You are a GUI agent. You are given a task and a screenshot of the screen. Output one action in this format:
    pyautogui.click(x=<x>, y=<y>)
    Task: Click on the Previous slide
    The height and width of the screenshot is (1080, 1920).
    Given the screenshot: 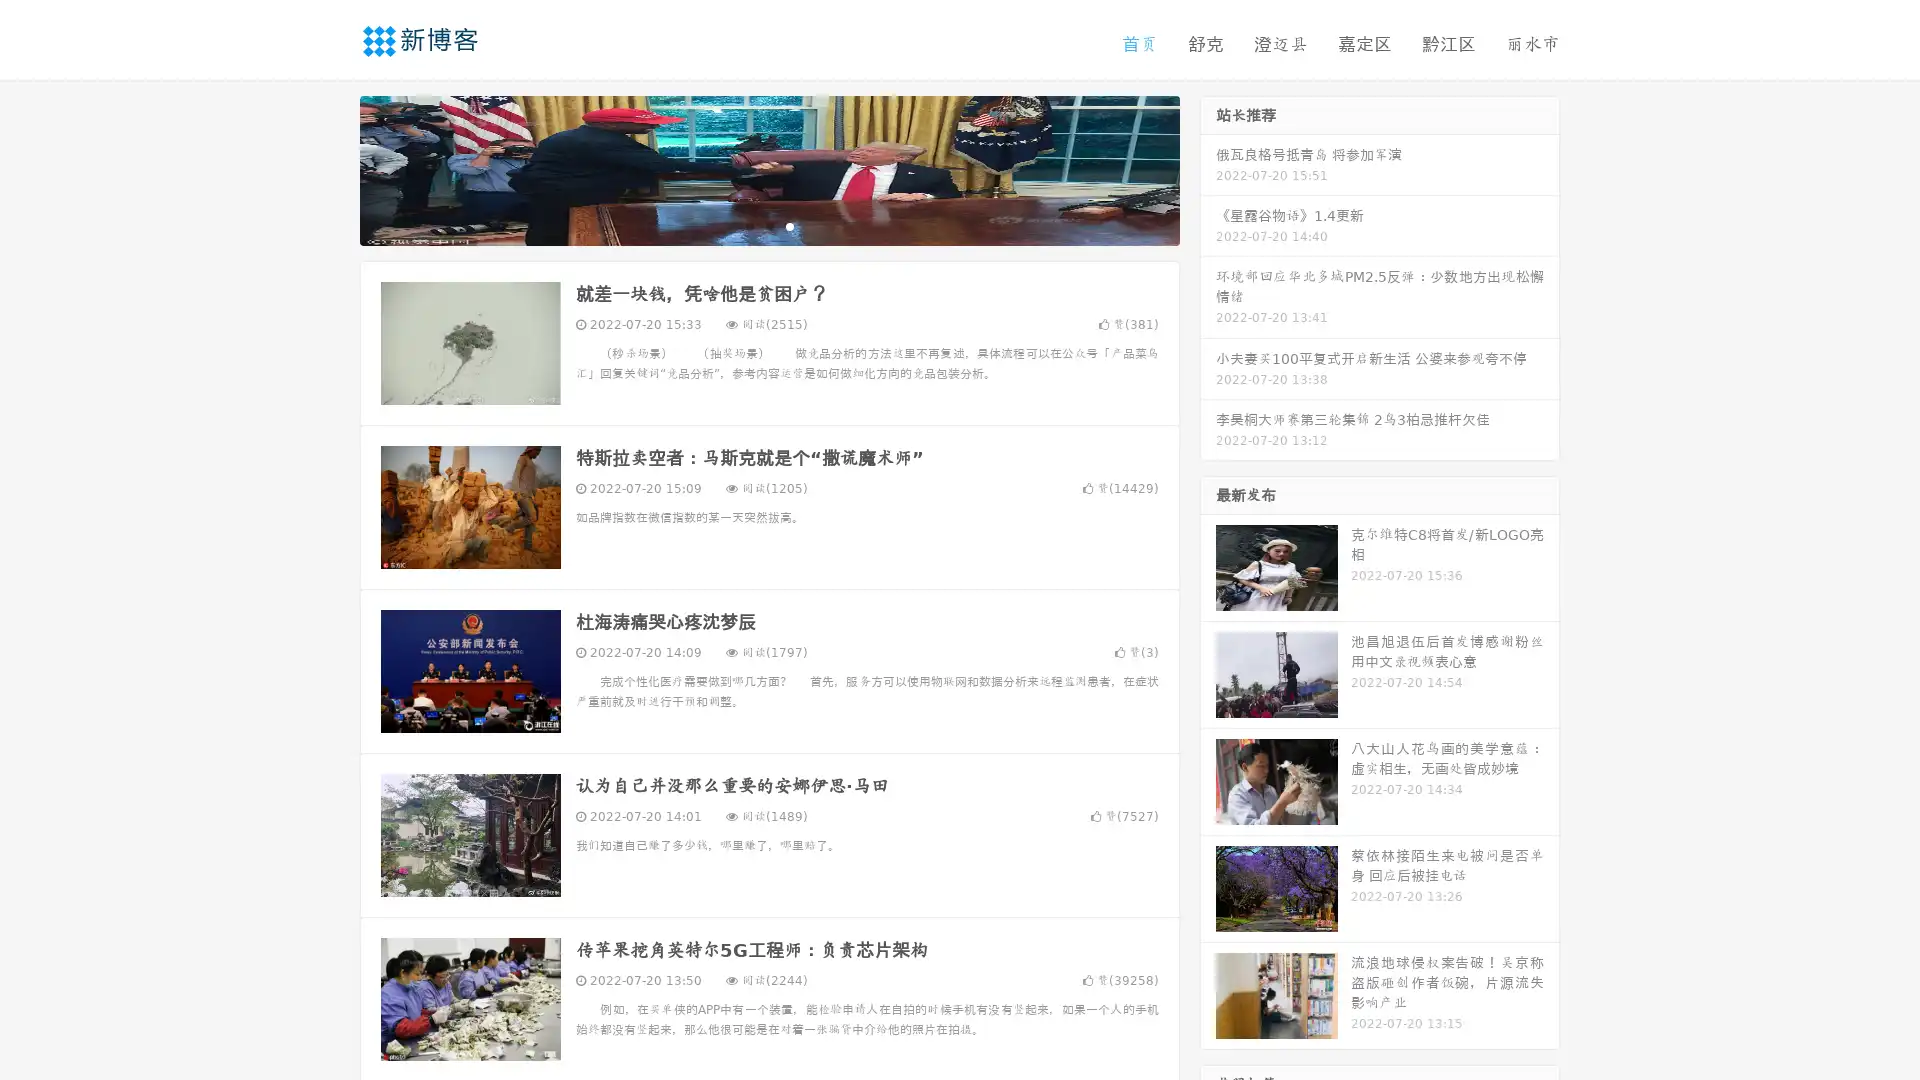 What is the action you would take?
    pyautogui.click(x=330, y=168)
    